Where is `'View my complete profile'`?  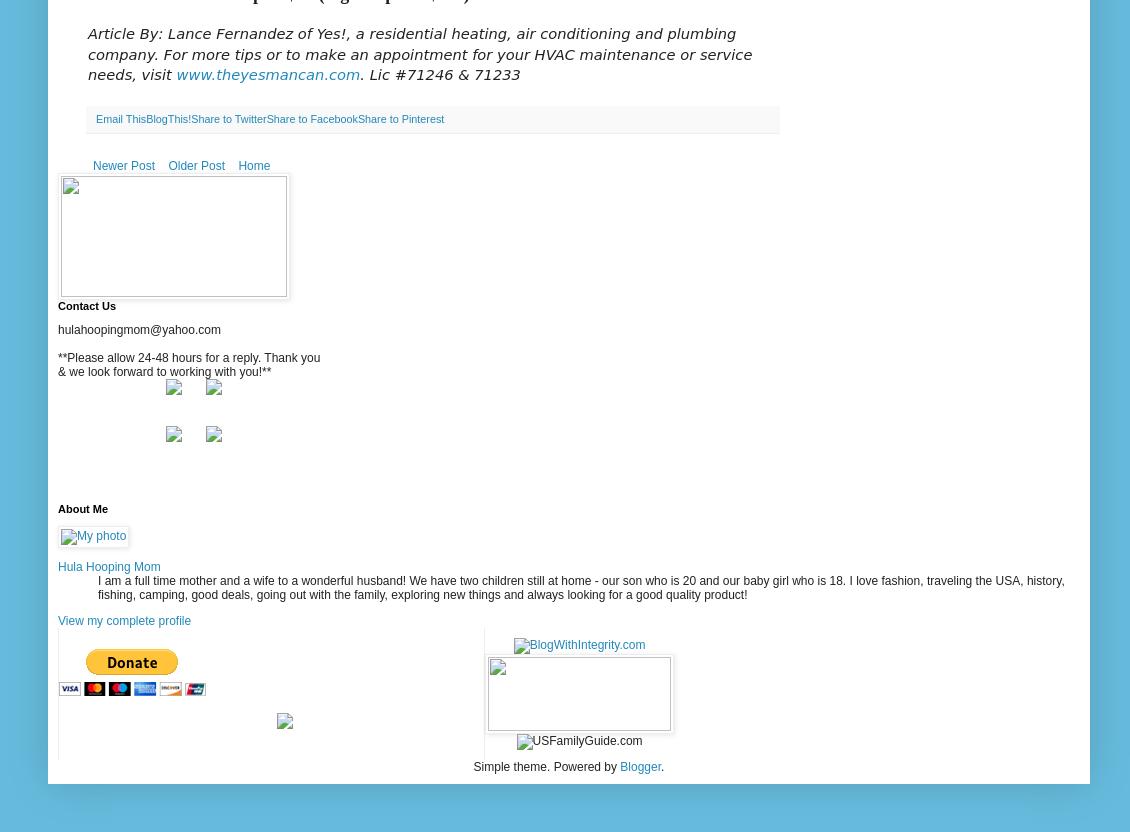
'View my complete profile' is located at coordinates (123, 620).